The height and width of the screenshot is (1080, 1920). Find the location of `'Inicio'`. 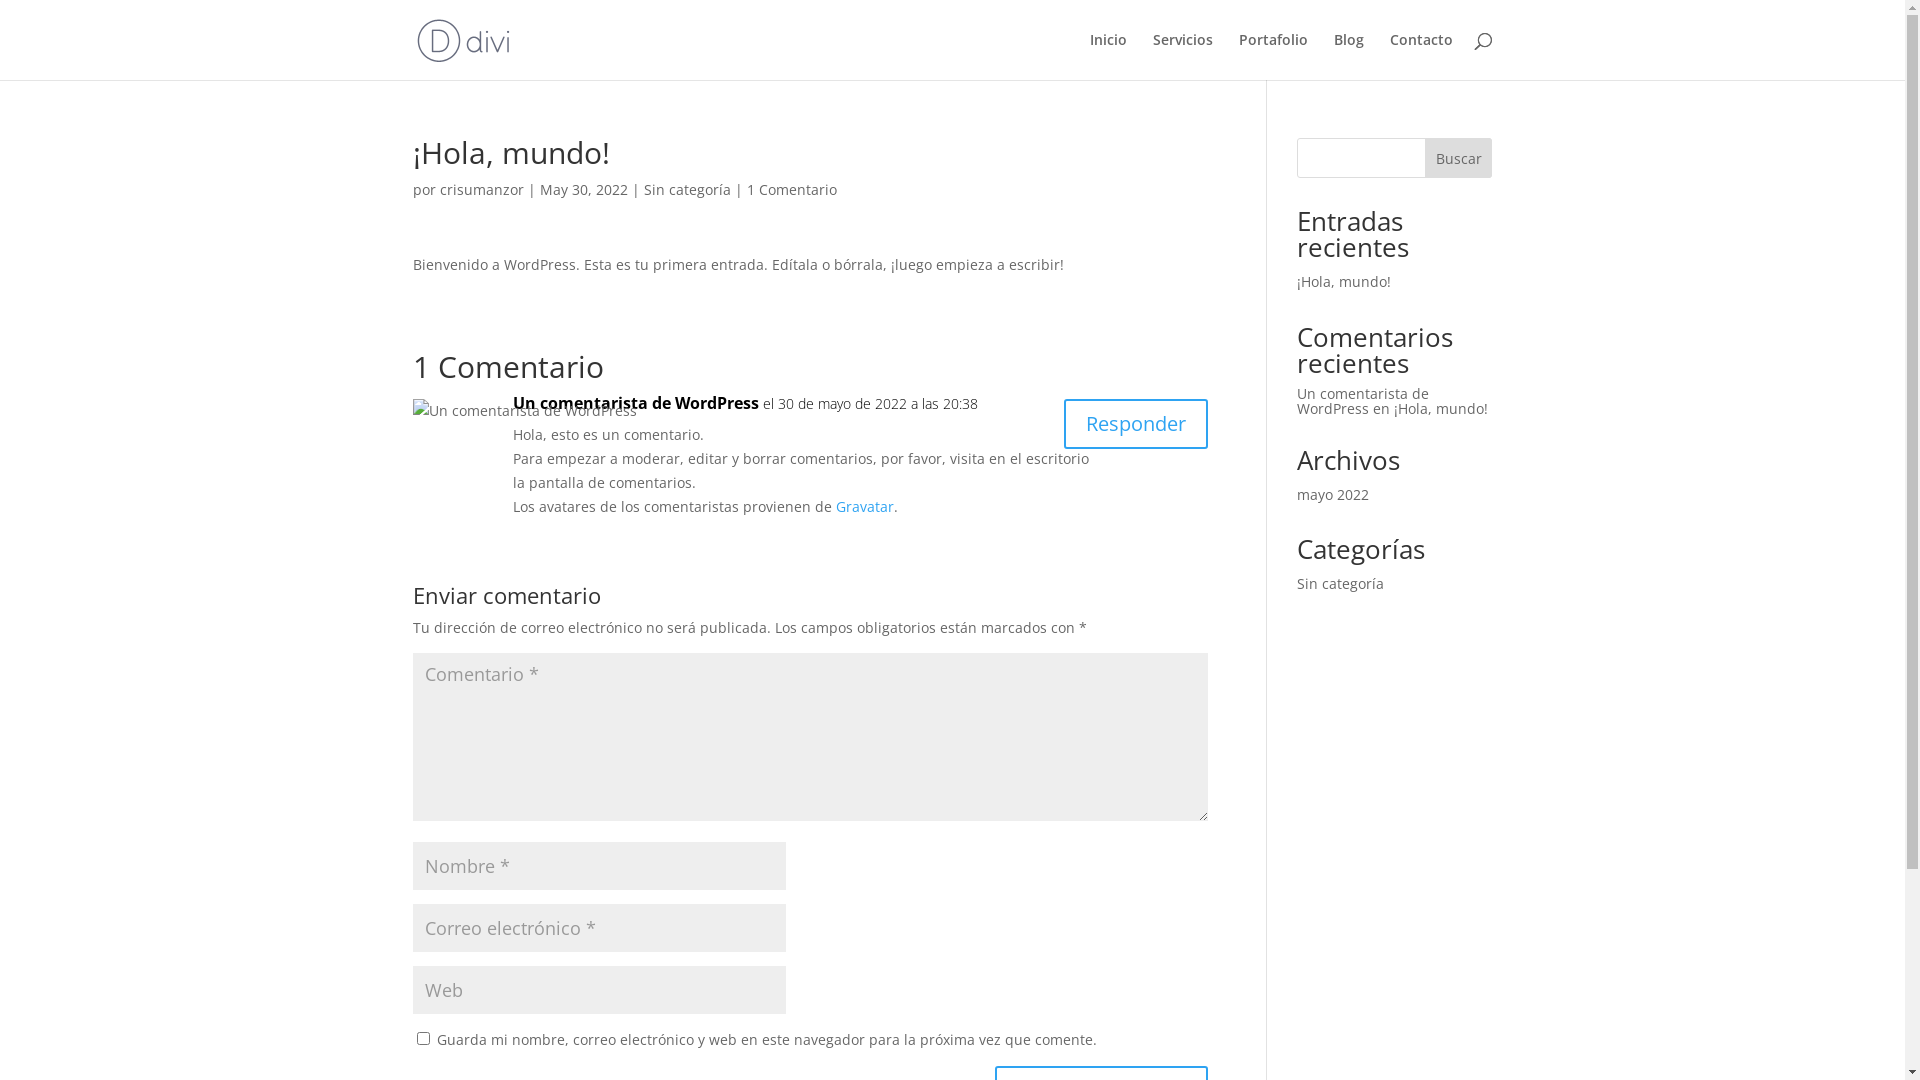

'Inicio' is located at coordinates (1107, 55).